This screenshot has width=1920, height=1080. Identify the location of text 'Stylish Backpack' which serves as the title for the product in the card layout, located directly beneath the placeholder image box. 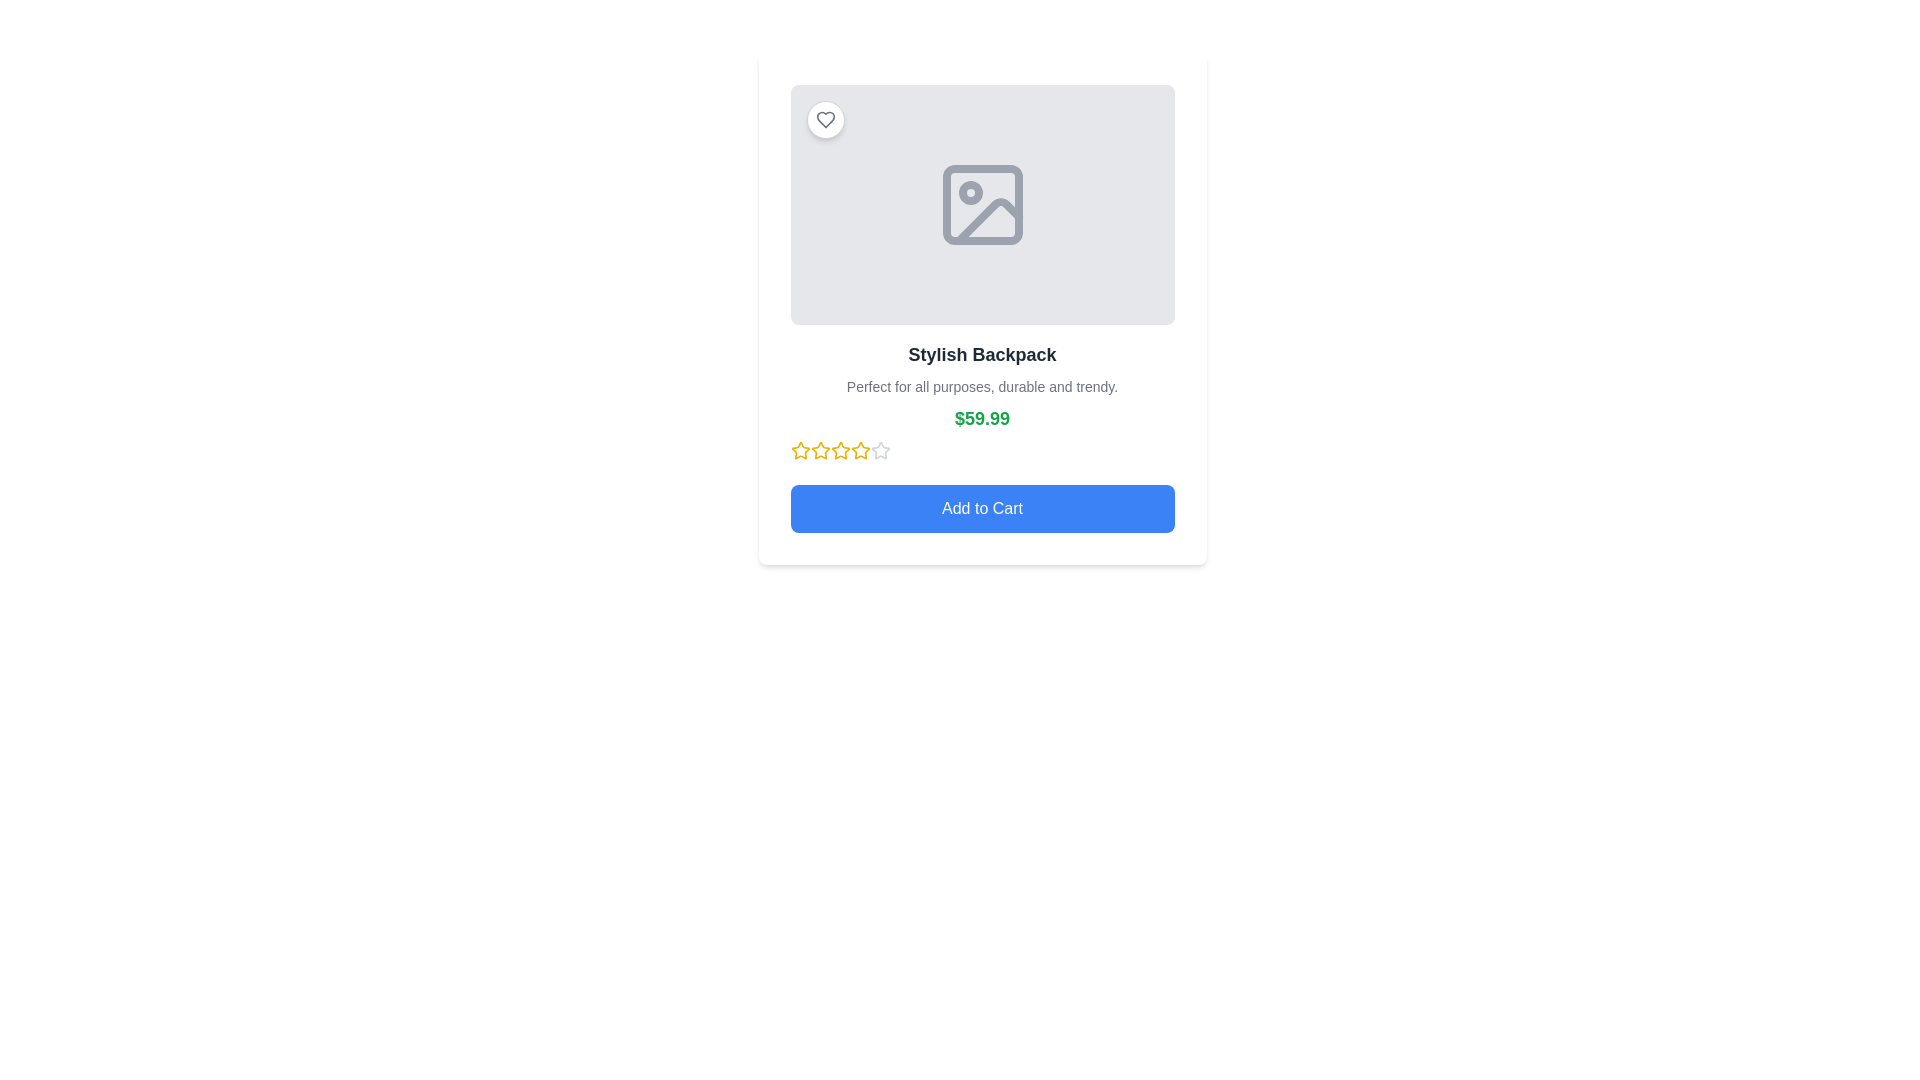
(982, 353).